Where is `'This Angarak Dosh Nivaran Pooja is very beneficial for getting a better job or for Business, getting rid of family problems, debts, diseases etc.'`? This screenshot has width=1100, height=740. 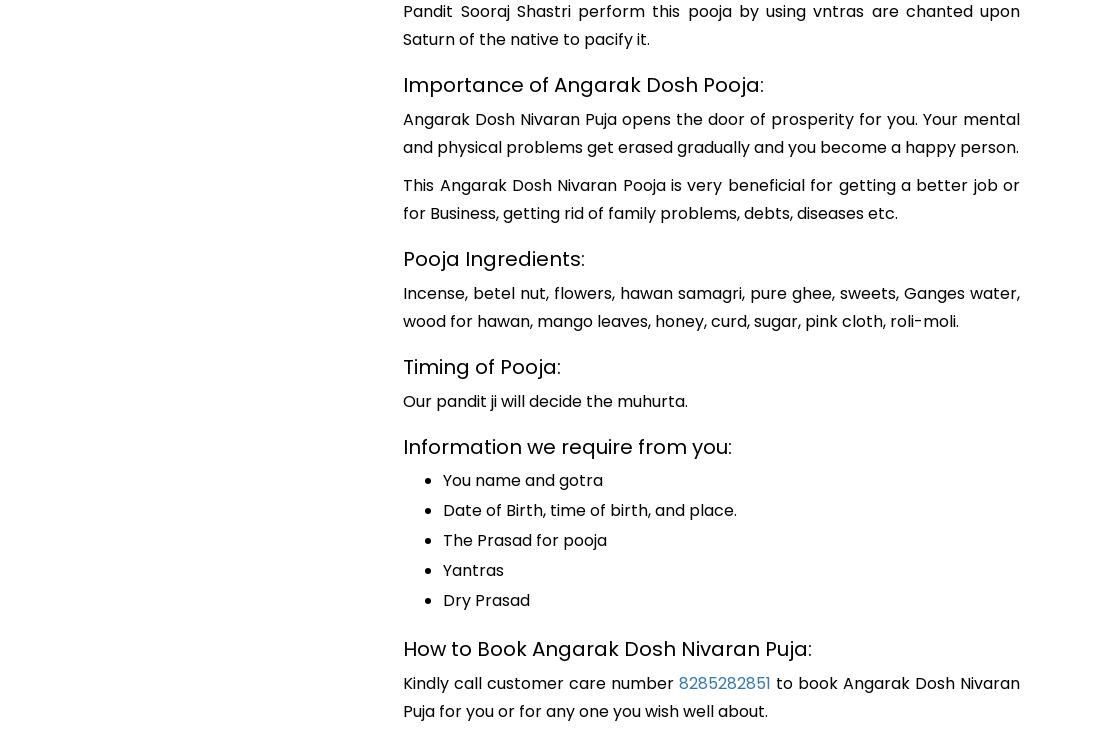 'This Angarak Dosh Nivaran Pooja is very beneficial for getting a better job or for Business, getting rid of family problems, debts, diseases etc.' is located at coordinates (710, 198).